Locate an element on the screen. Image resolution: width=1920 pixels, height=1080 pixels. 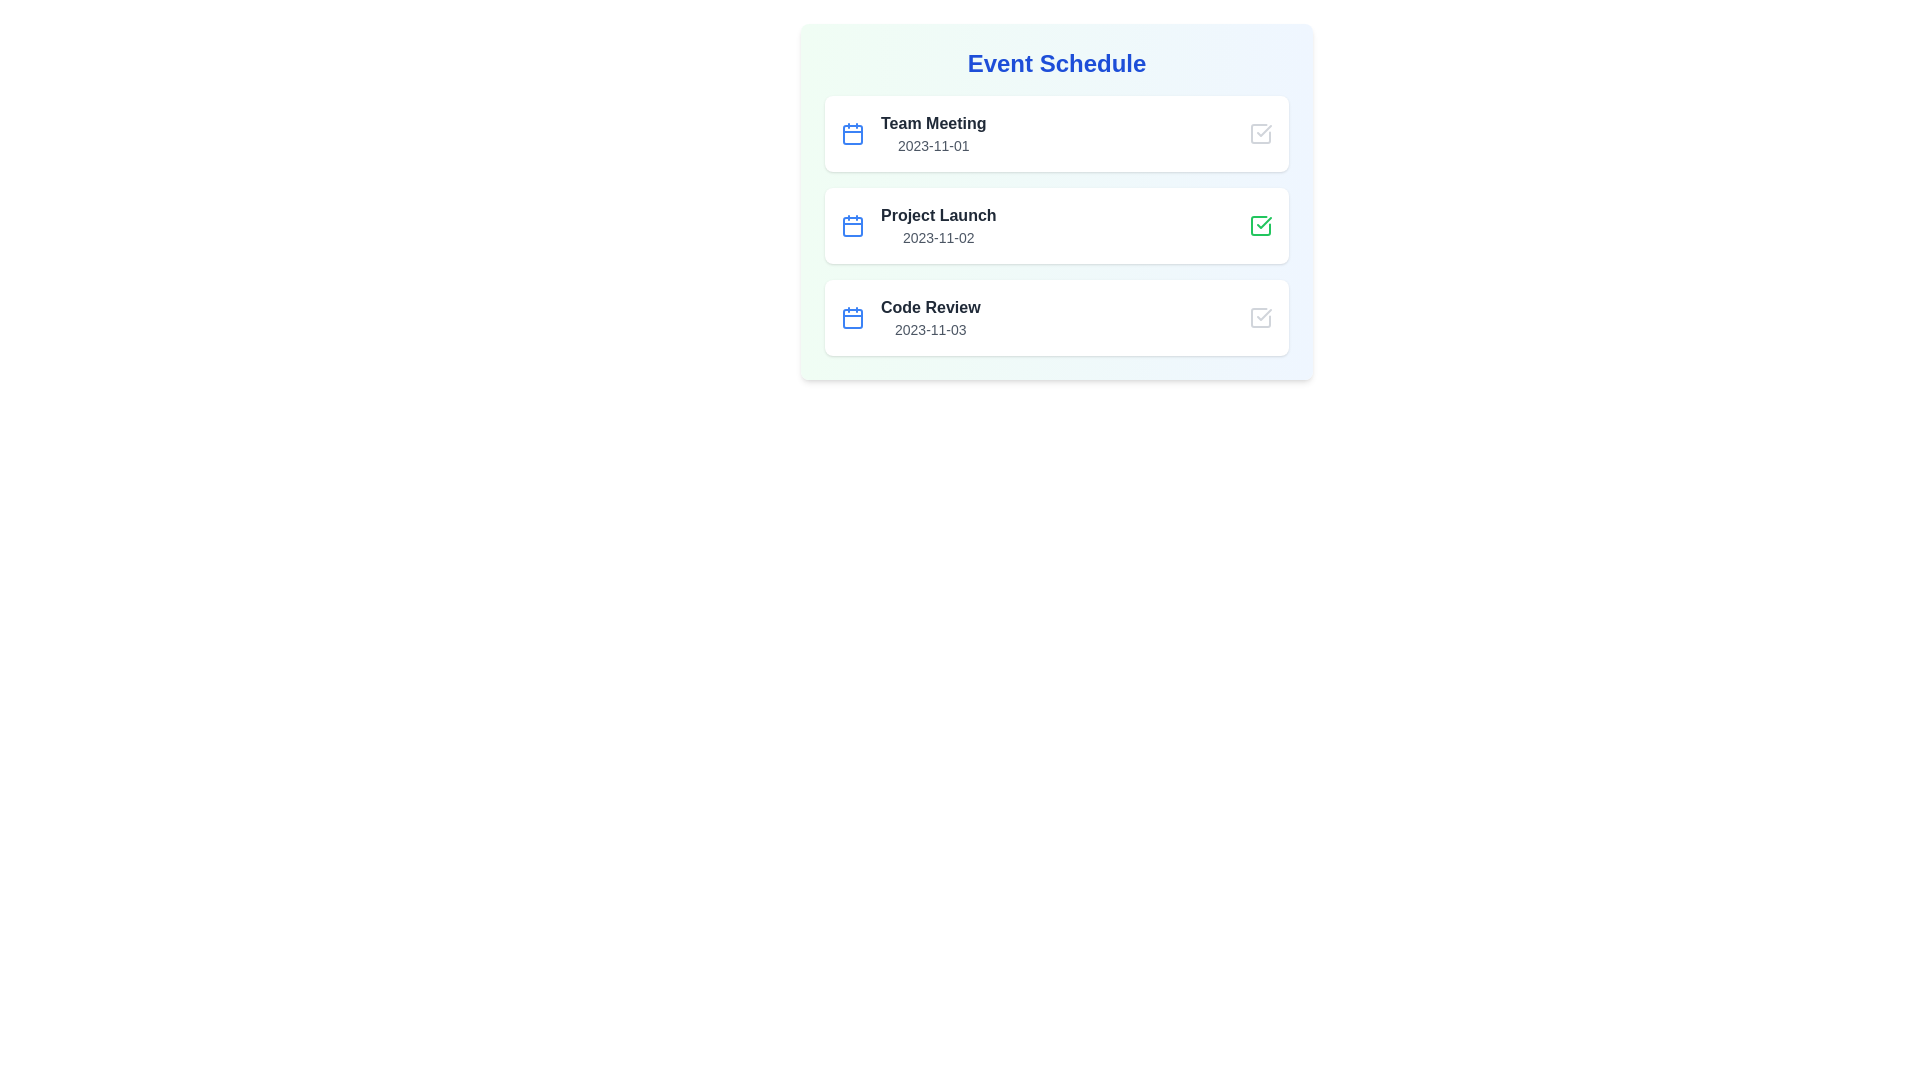
the event item labeled Team Meeting is located at coordinates (1055, 134).